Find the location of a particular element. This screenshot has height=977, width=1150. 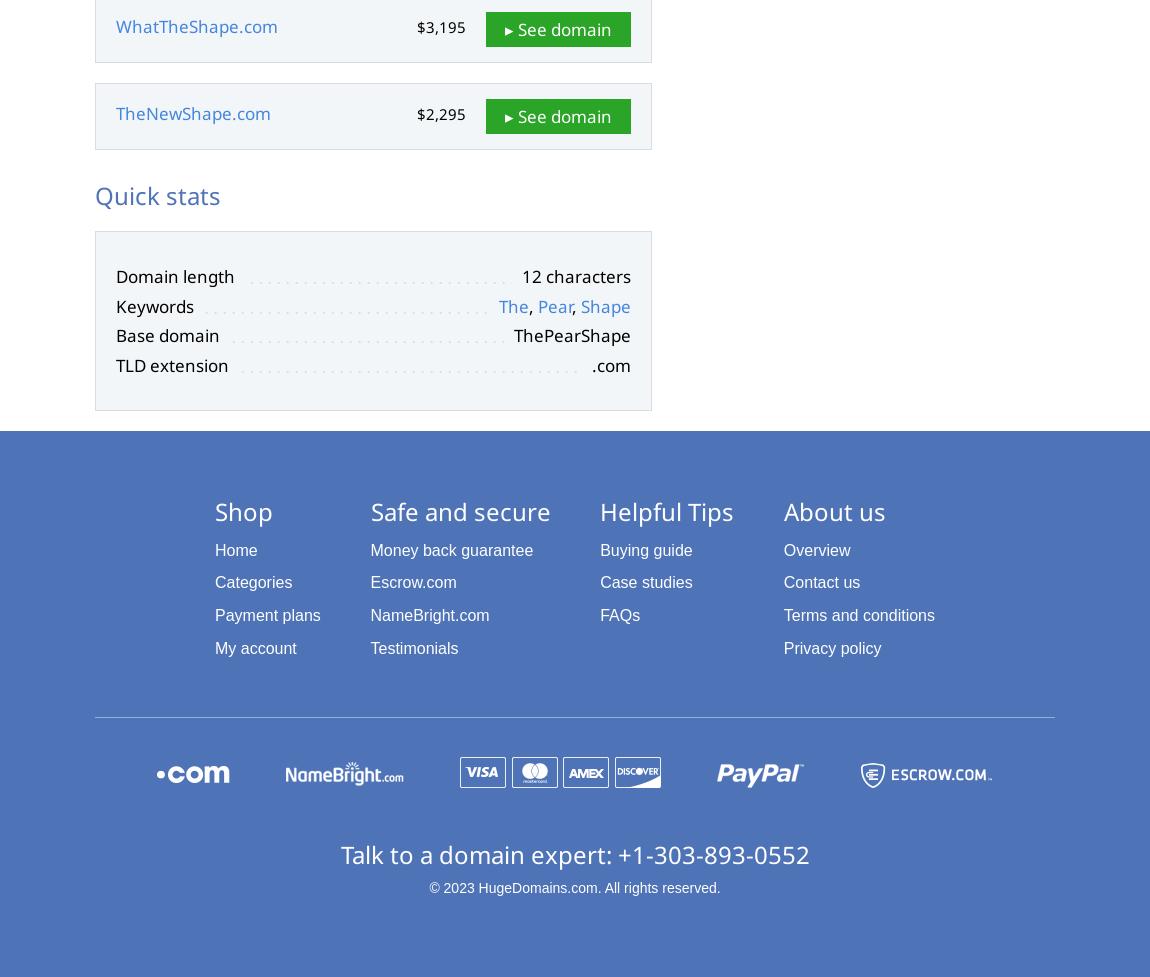

'Helpful Tips' is located at coordinates (666, 510).